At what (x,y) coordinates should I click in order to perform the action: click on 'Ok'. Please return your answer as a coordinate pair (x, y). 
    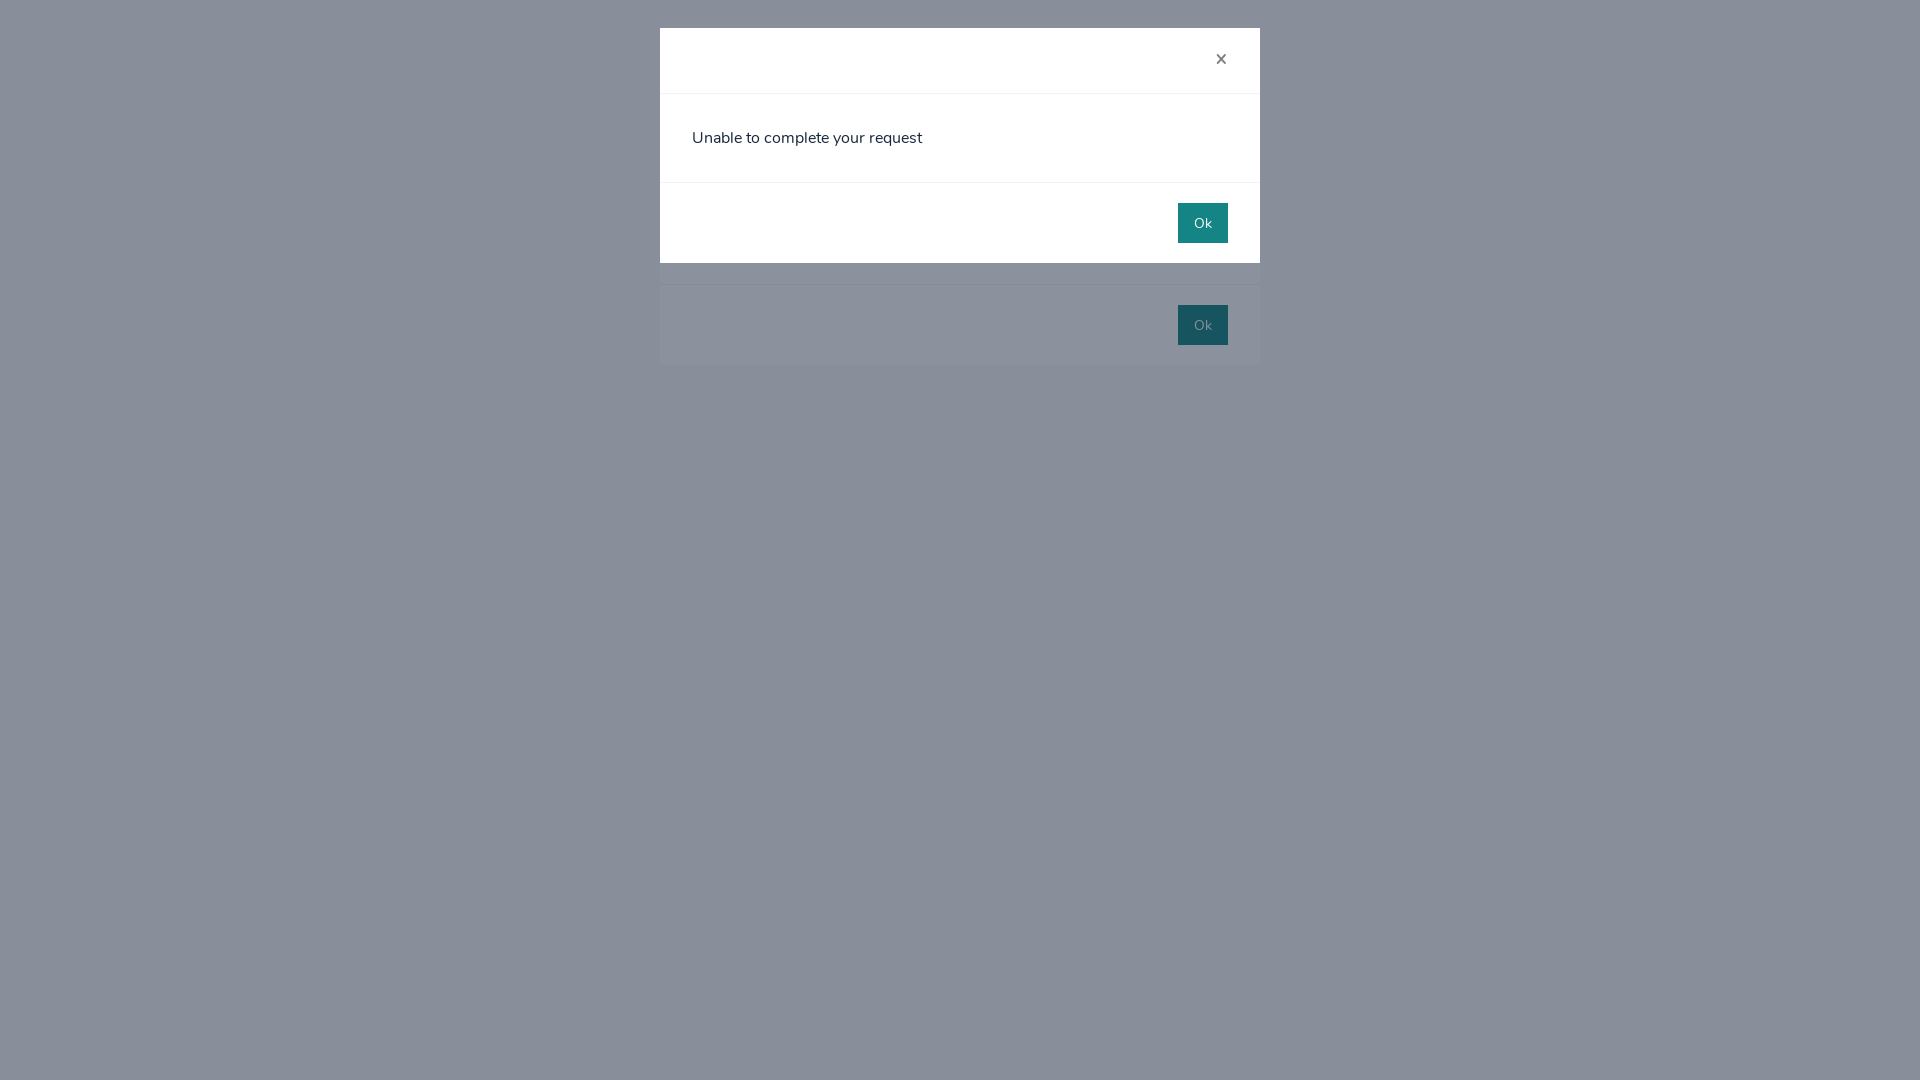
    Looking at the image, I should click on (1202, 223).